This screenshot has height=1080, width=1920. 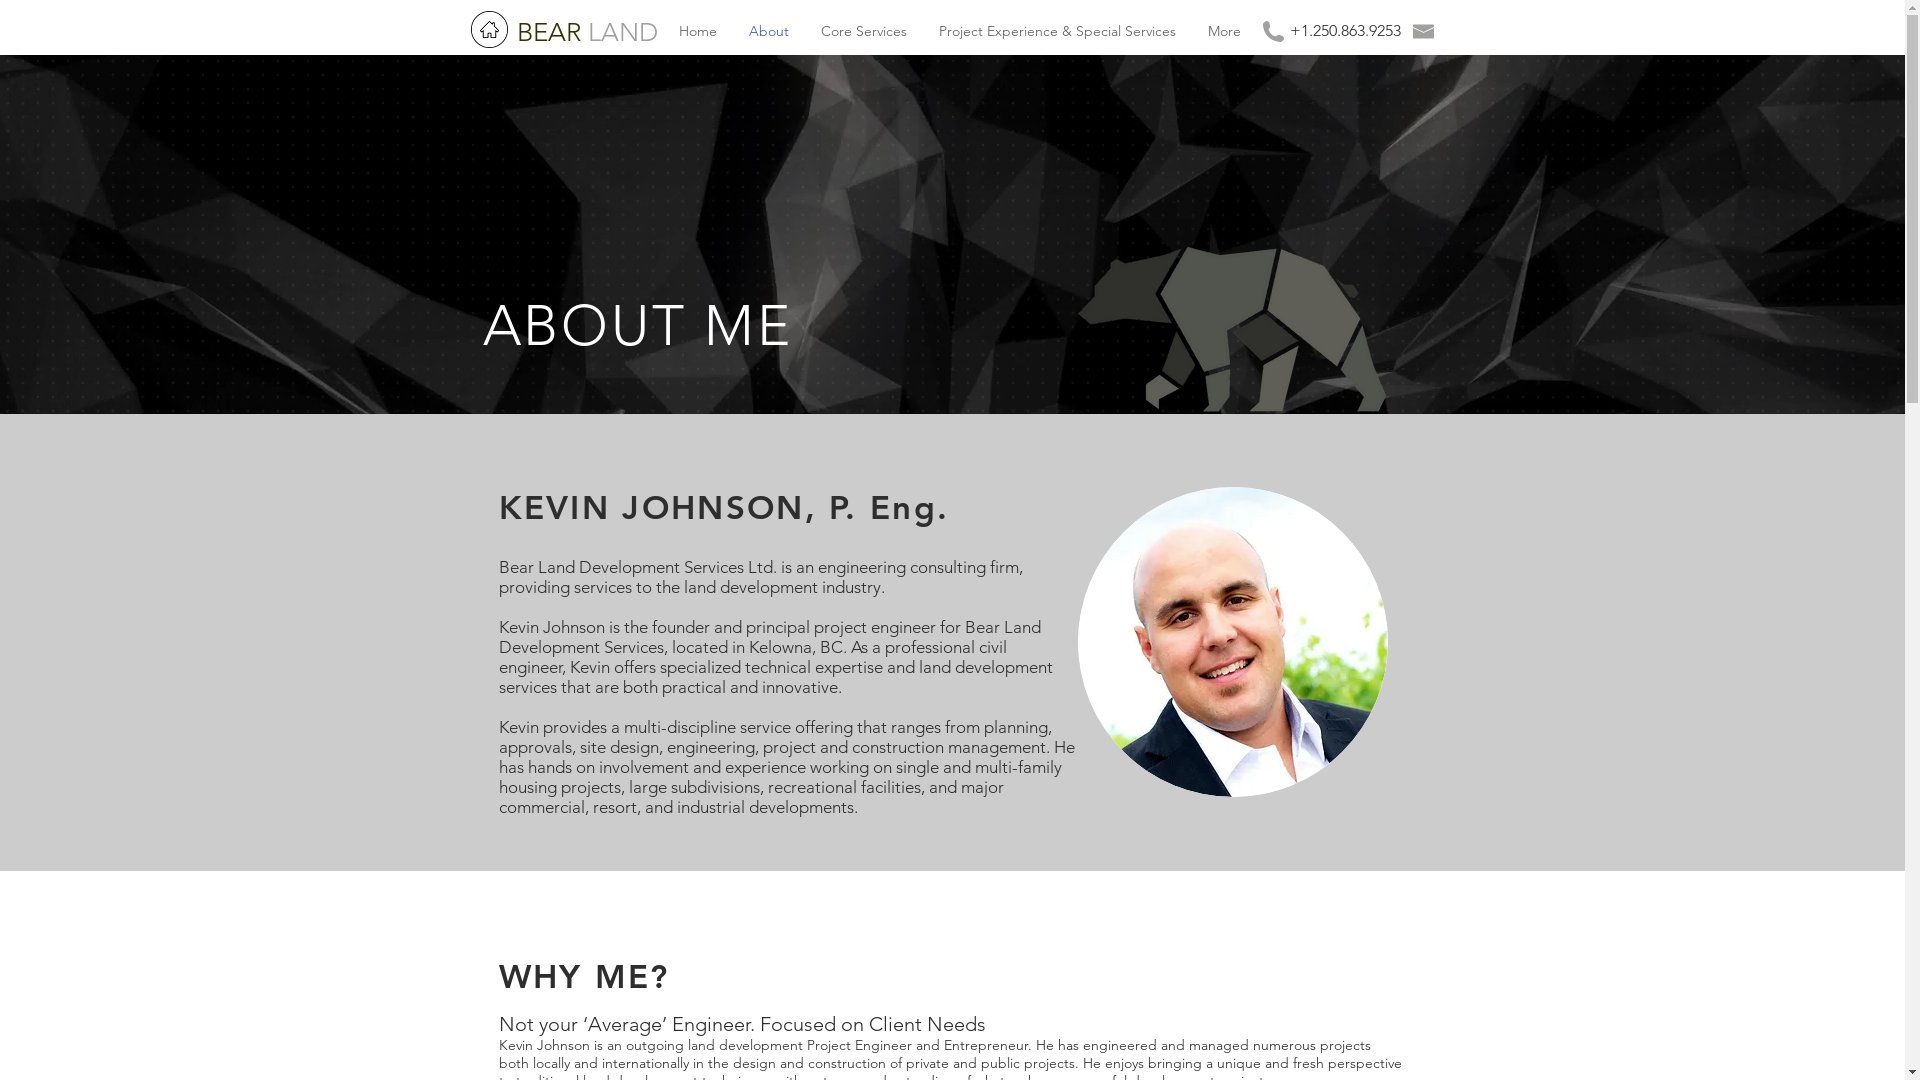 I want to click on 'Raaaaarrr!', so click(x=1077, y=324).